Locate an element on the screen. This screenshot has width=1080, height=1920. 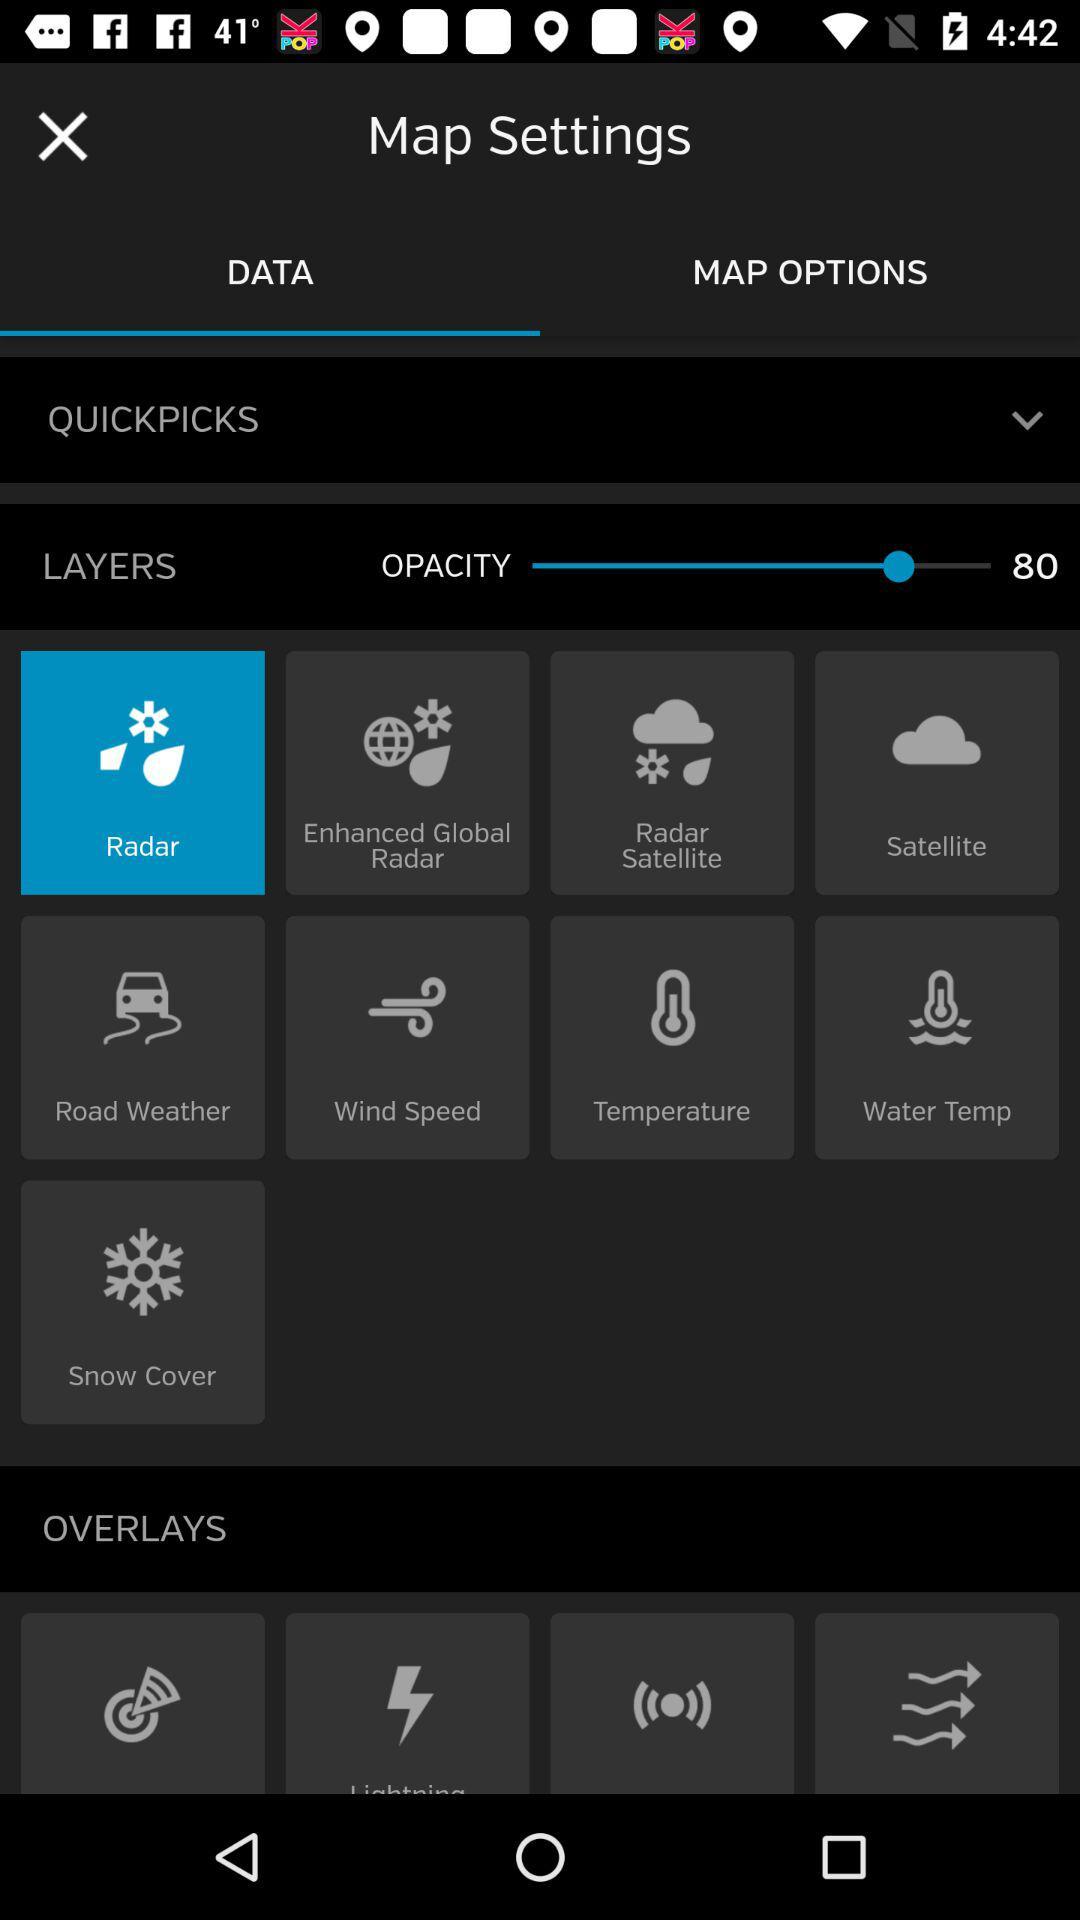
the av_forward icon is located at coordinates (141, 1702).